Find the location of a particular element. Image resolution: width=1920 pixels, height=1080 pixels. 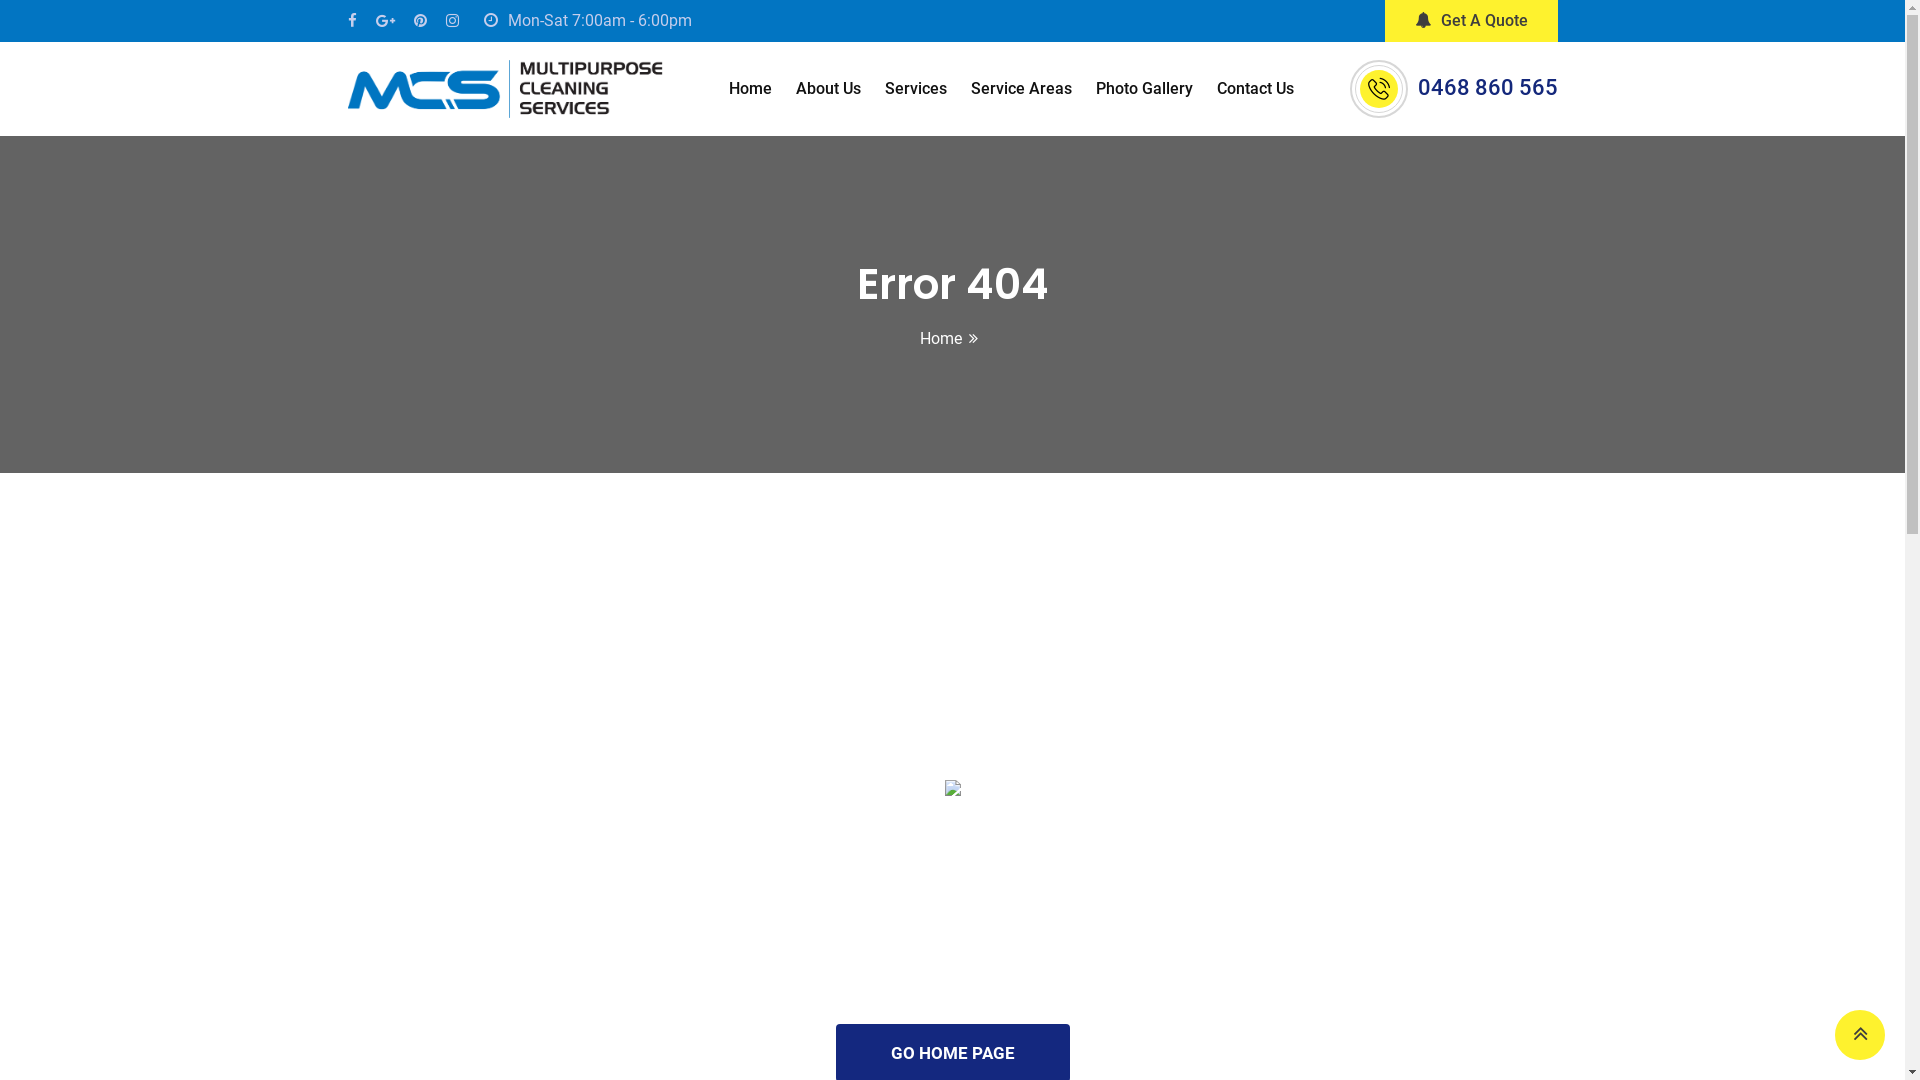

'Home' is located at coordinates (939, 337).